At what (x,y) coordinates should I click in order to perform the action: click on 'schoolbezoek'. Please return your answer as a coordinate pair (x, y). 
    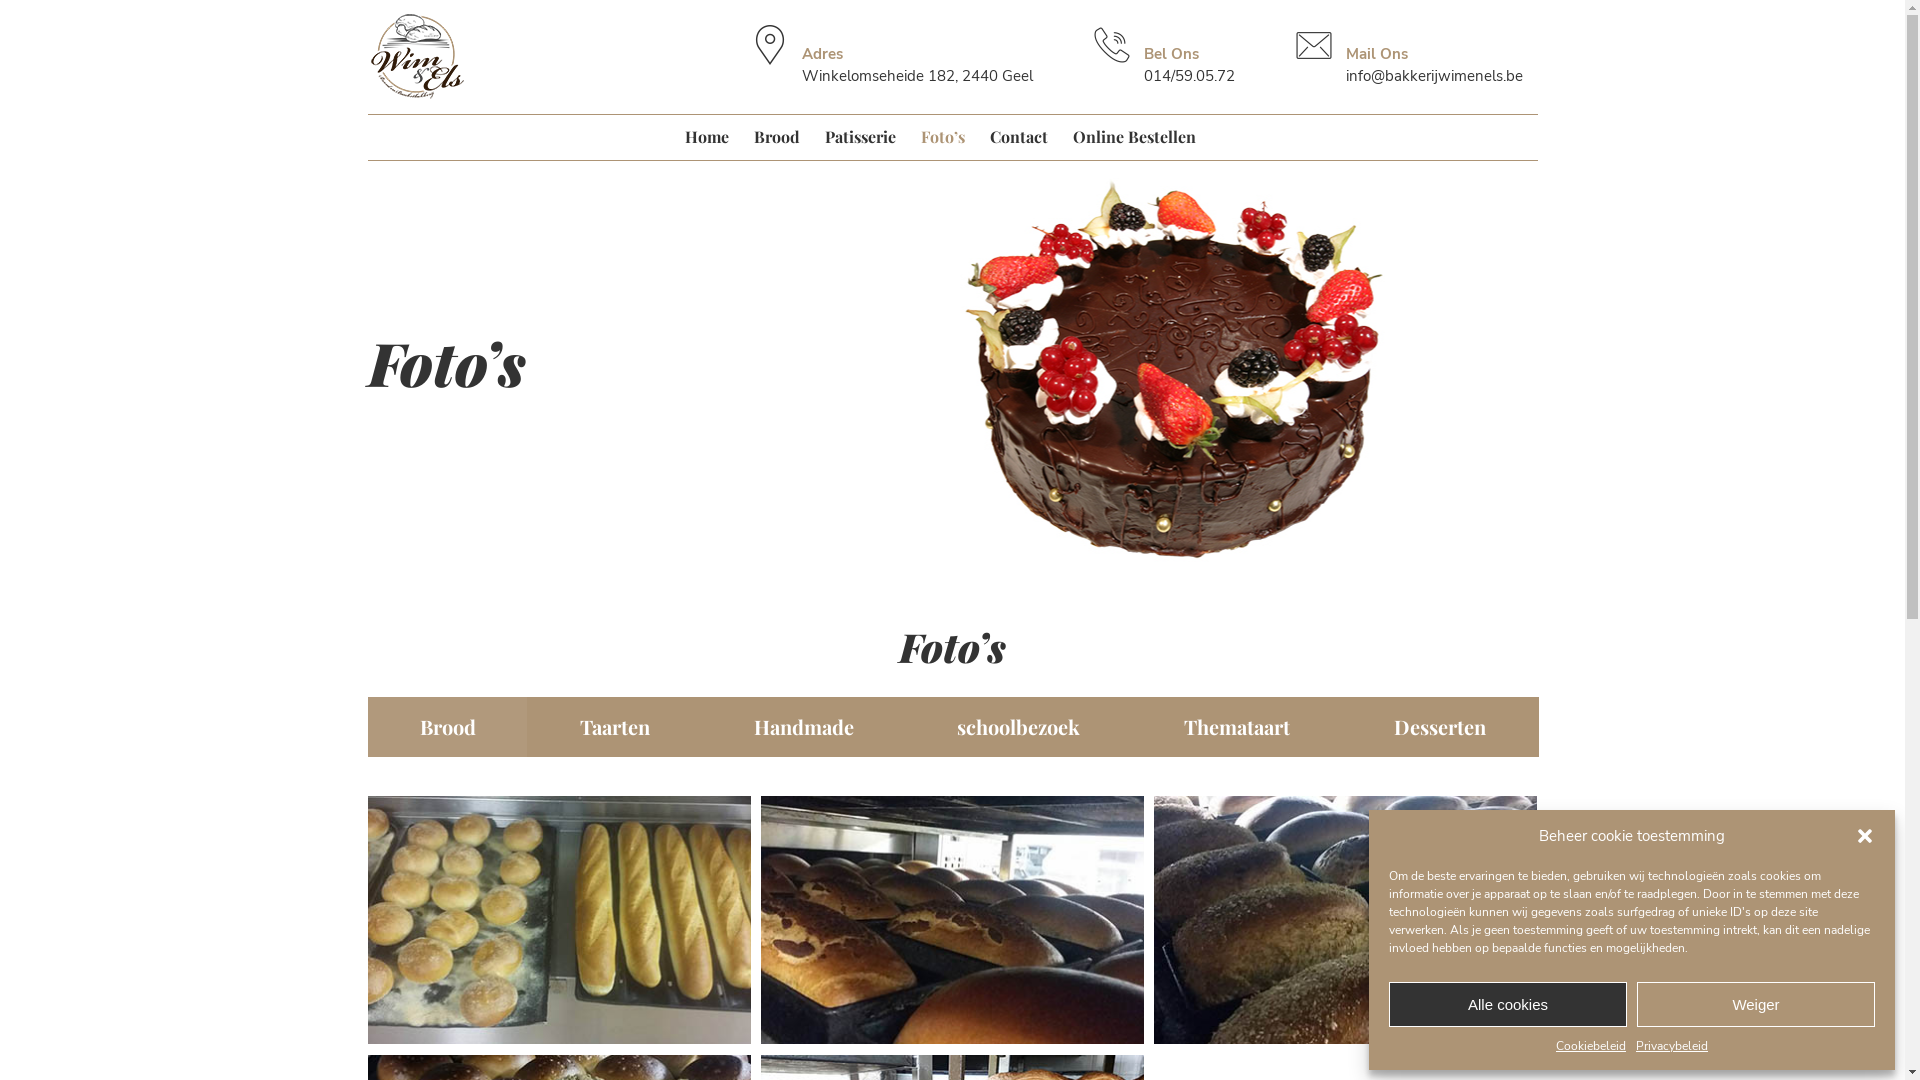
    Looking at the image, I should click on (904, 725).